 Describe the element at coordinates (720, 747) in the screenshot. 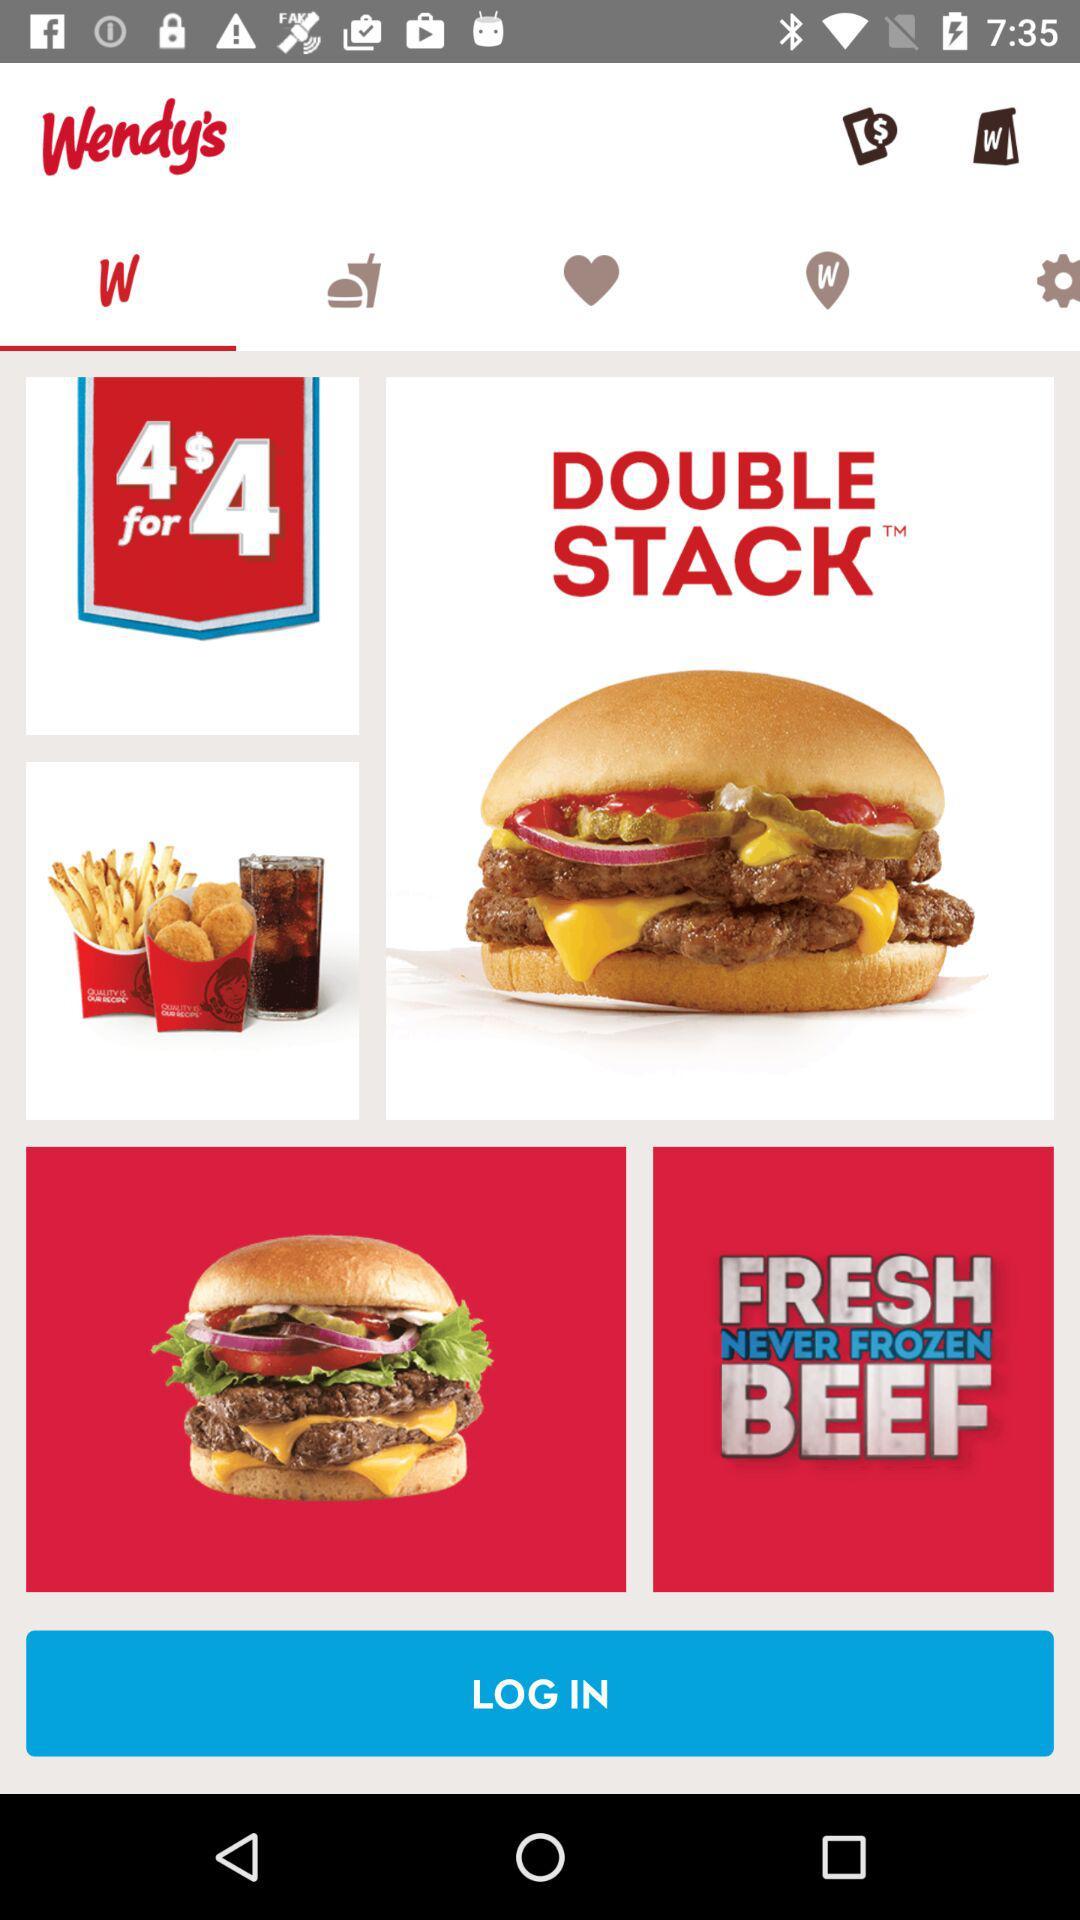

I see `choice double stack meal` at that location.